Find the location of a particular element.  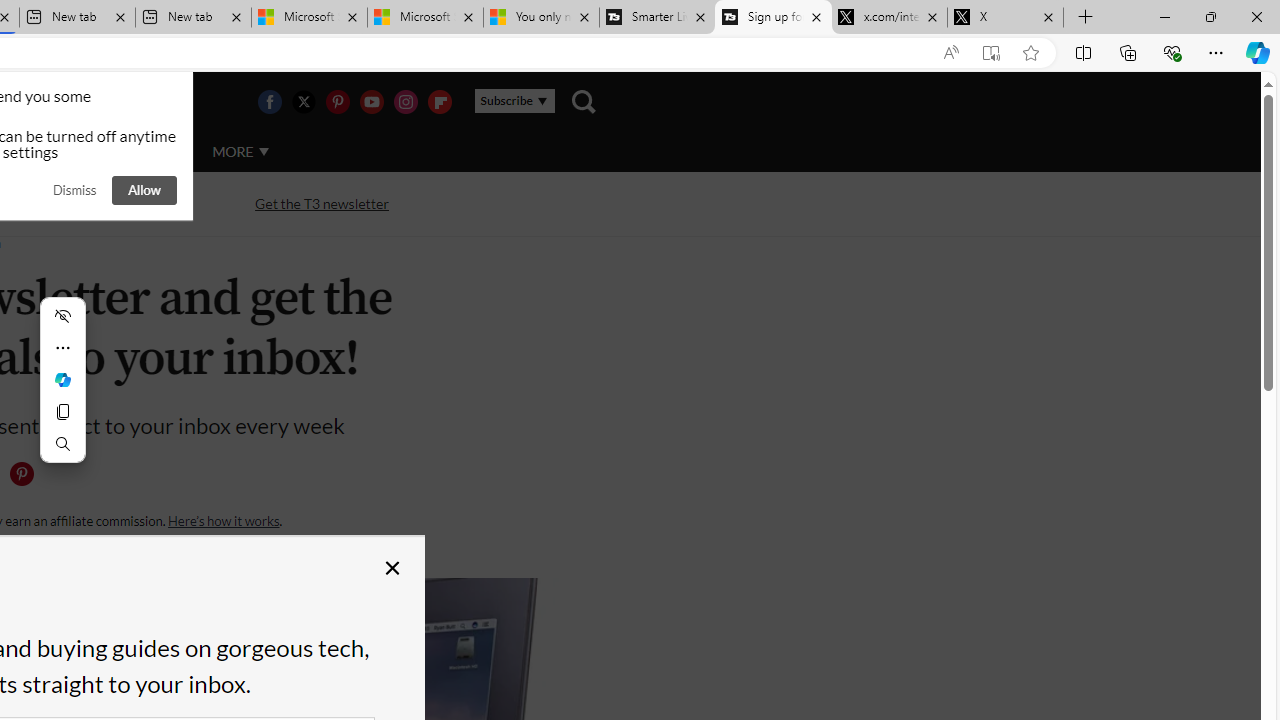

'Visit us on Flipboard' is located at coordinates (438, 101).